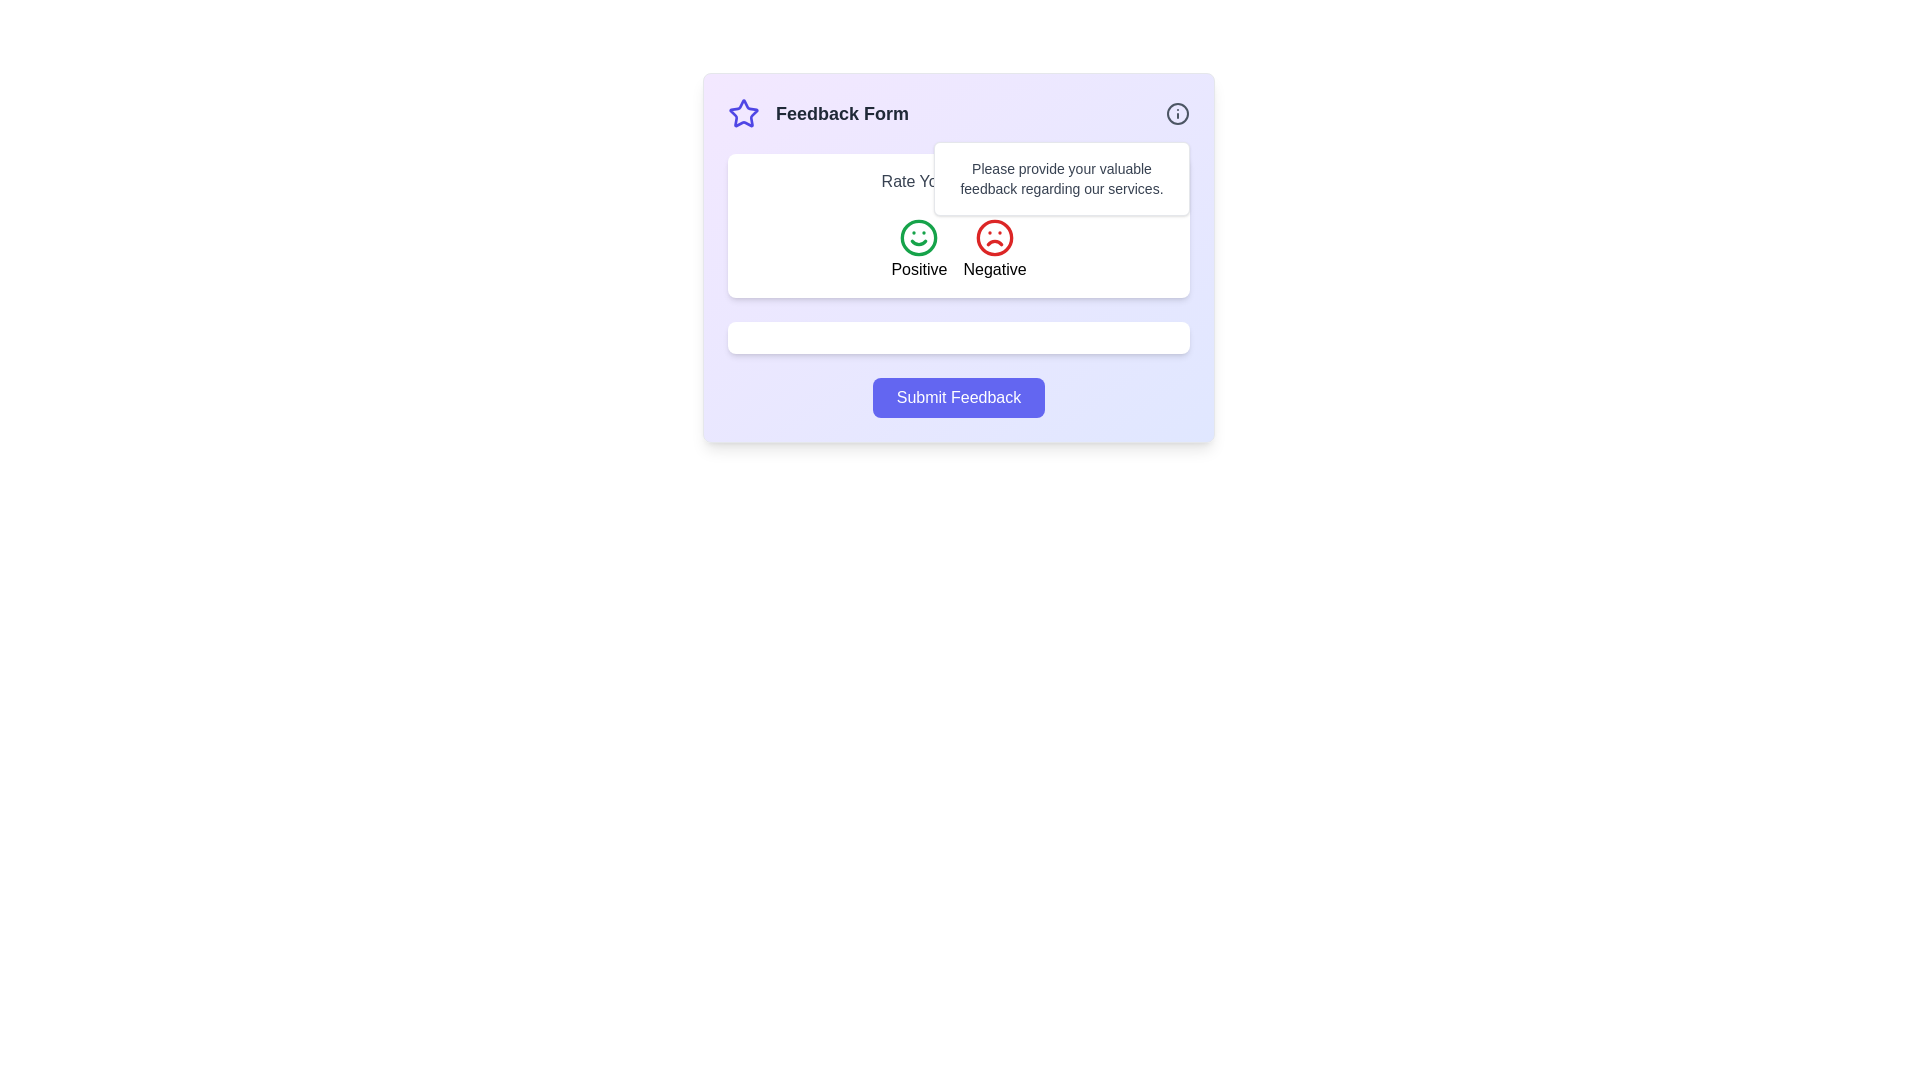 This screenshot has height=1080, width=1920. Describe the element at coordinates (994, 237) in the screenshot. I see `the SVG Circle Shape that serves as a decorative part of the frowning face icon, positioned at the center of the icon to symbolize a negative response or rating` at that location.